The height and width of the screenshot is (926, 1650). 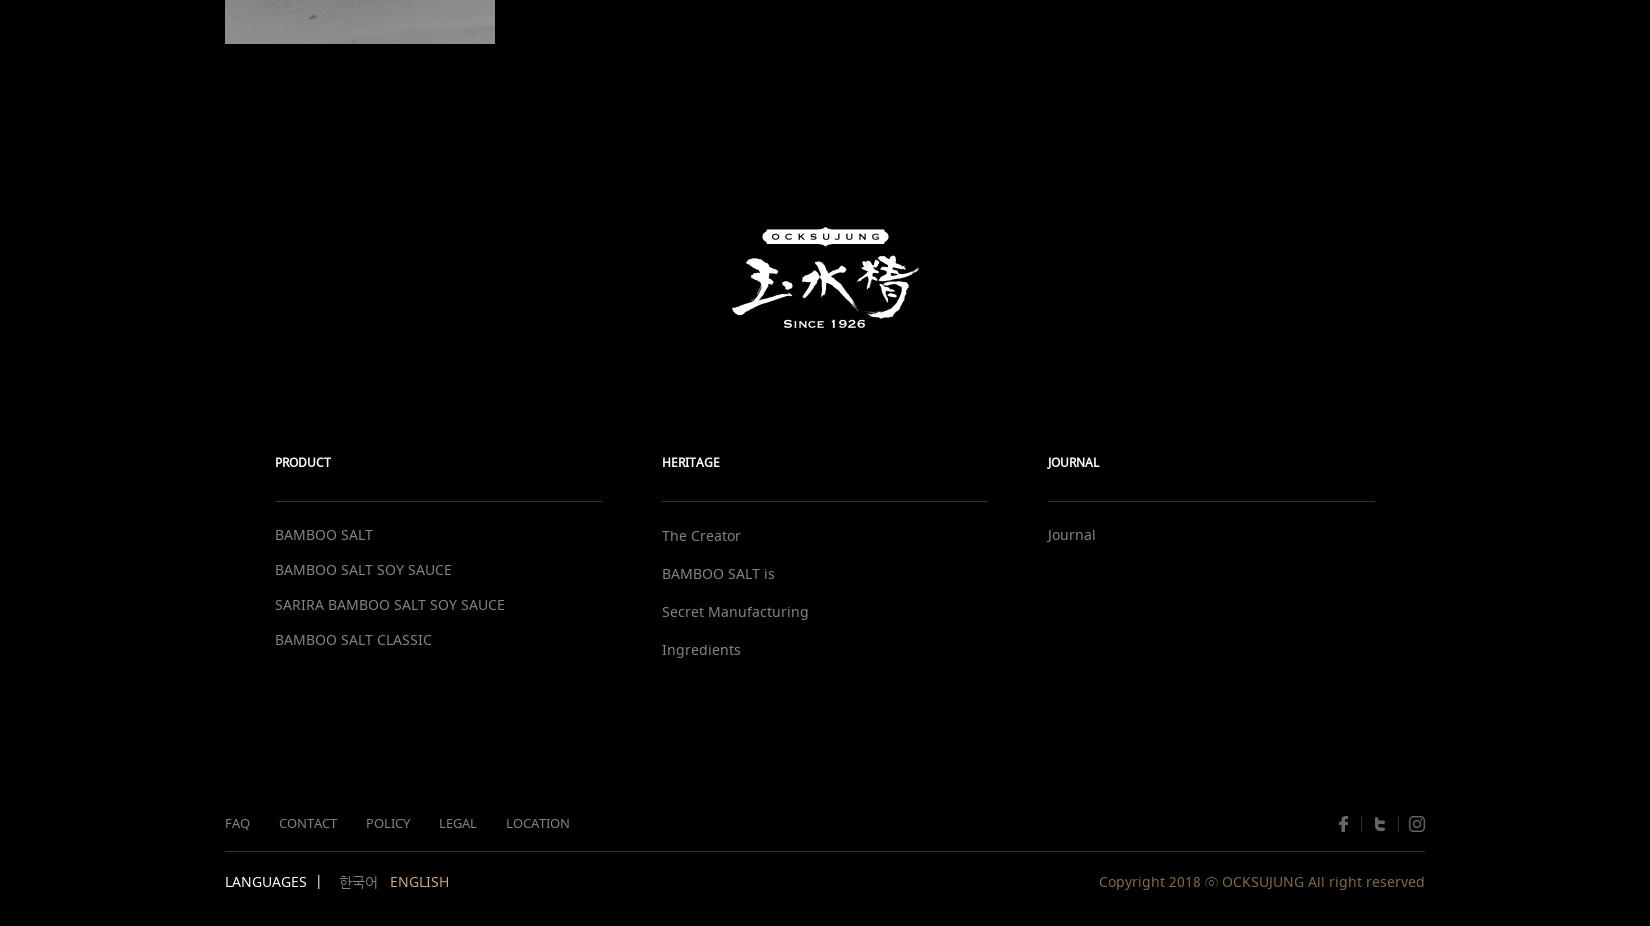 What do you see at coordinates (275, 462) in the screenshot?
I see `'PRODUCT'` at bounding box center [275, 462].